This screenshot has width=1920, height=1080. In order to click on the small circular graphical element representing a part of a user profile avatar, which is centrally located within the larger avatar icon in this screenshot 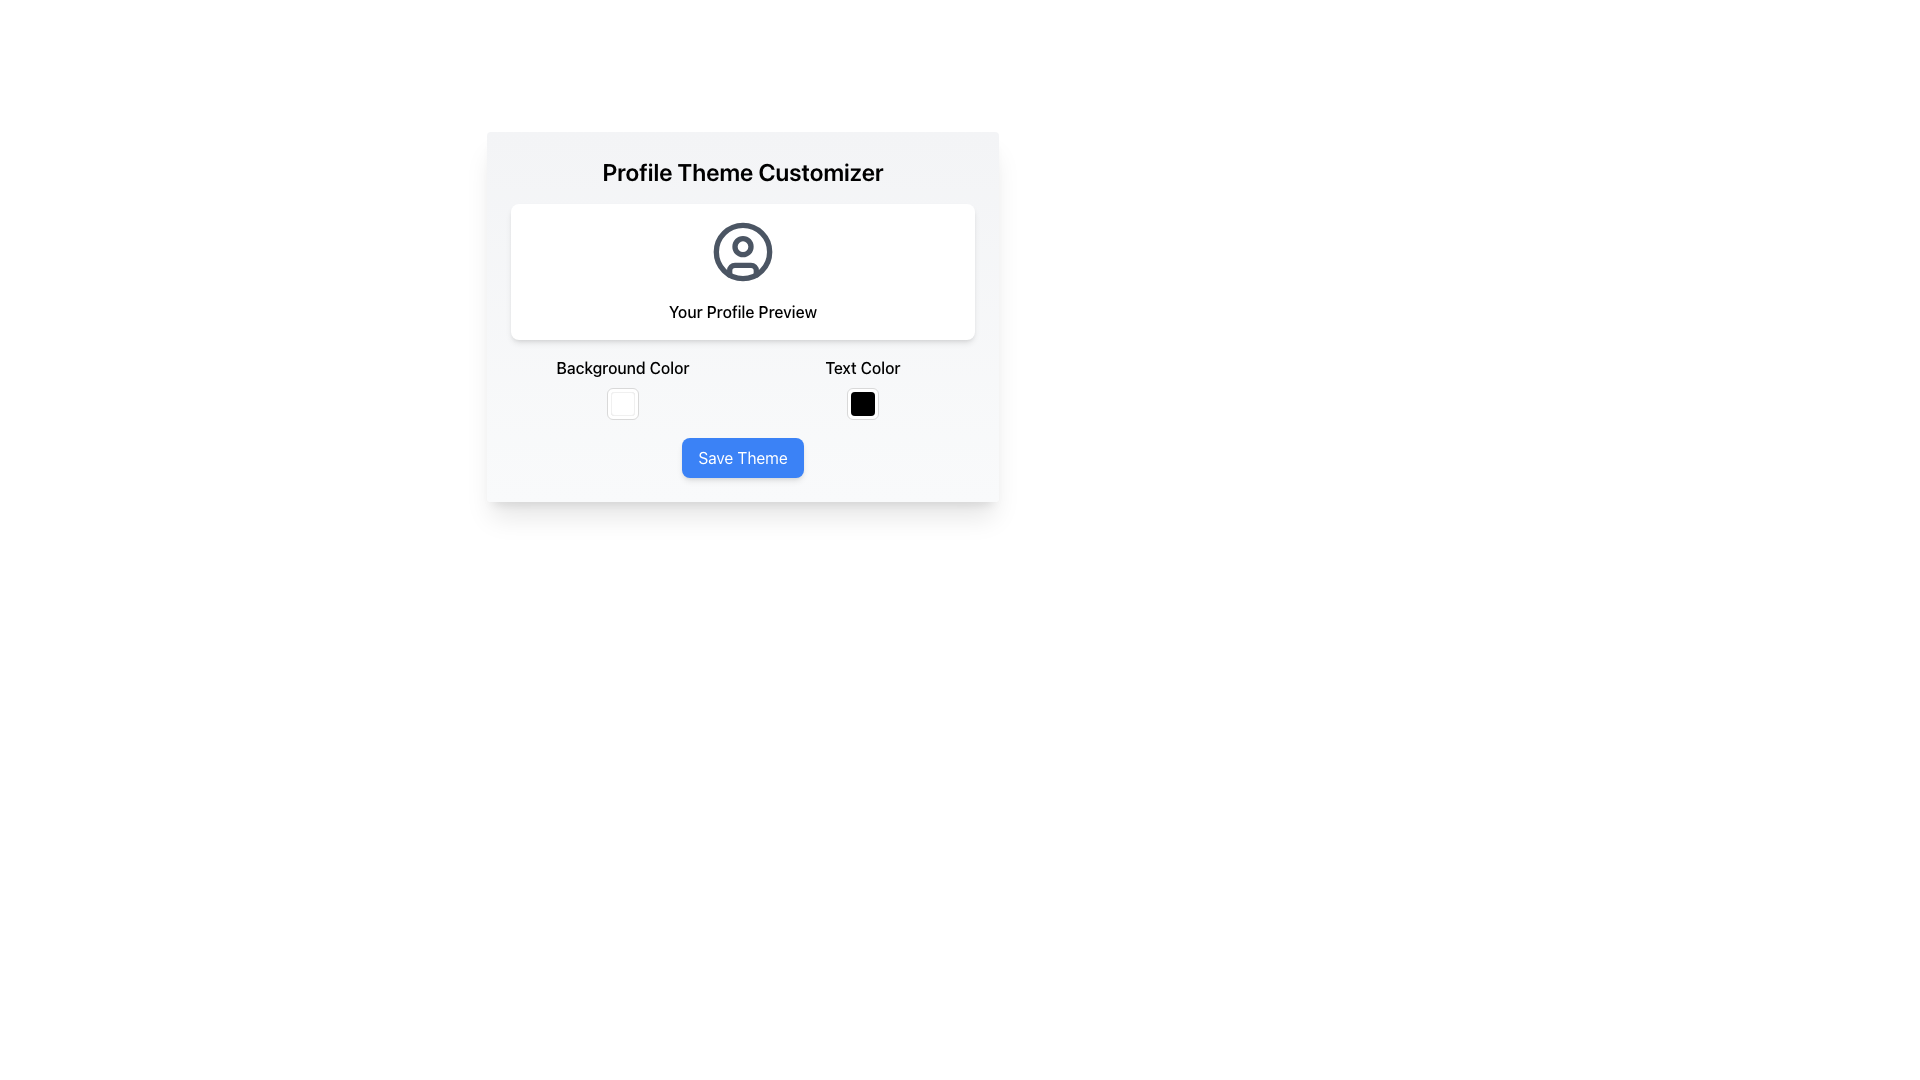, I will do `click(742, 245)`.